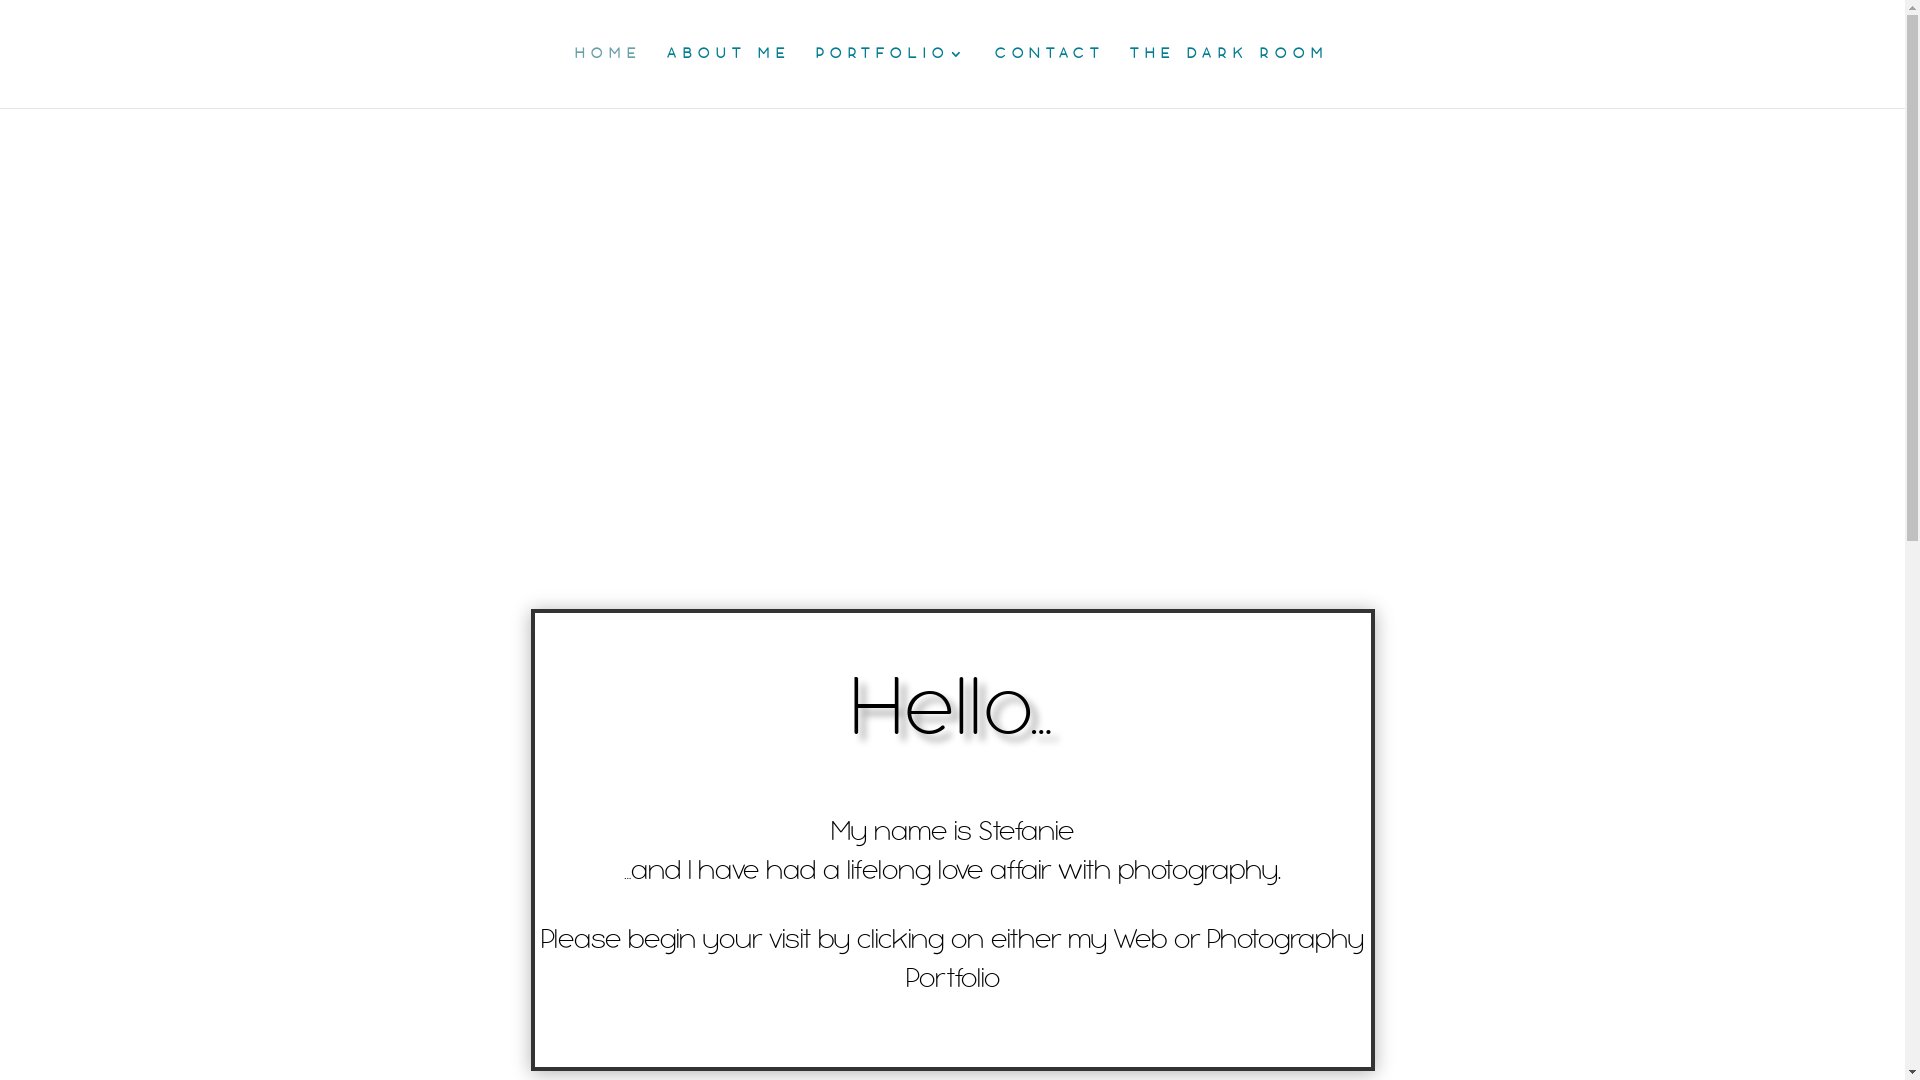 Image resolution: width=1920 pixels, height=1080 pixels. What do you see at coordinates (891, 76) in the screenshot?
I see `'PORTFOLIO'` at bounding box center [891, 76].